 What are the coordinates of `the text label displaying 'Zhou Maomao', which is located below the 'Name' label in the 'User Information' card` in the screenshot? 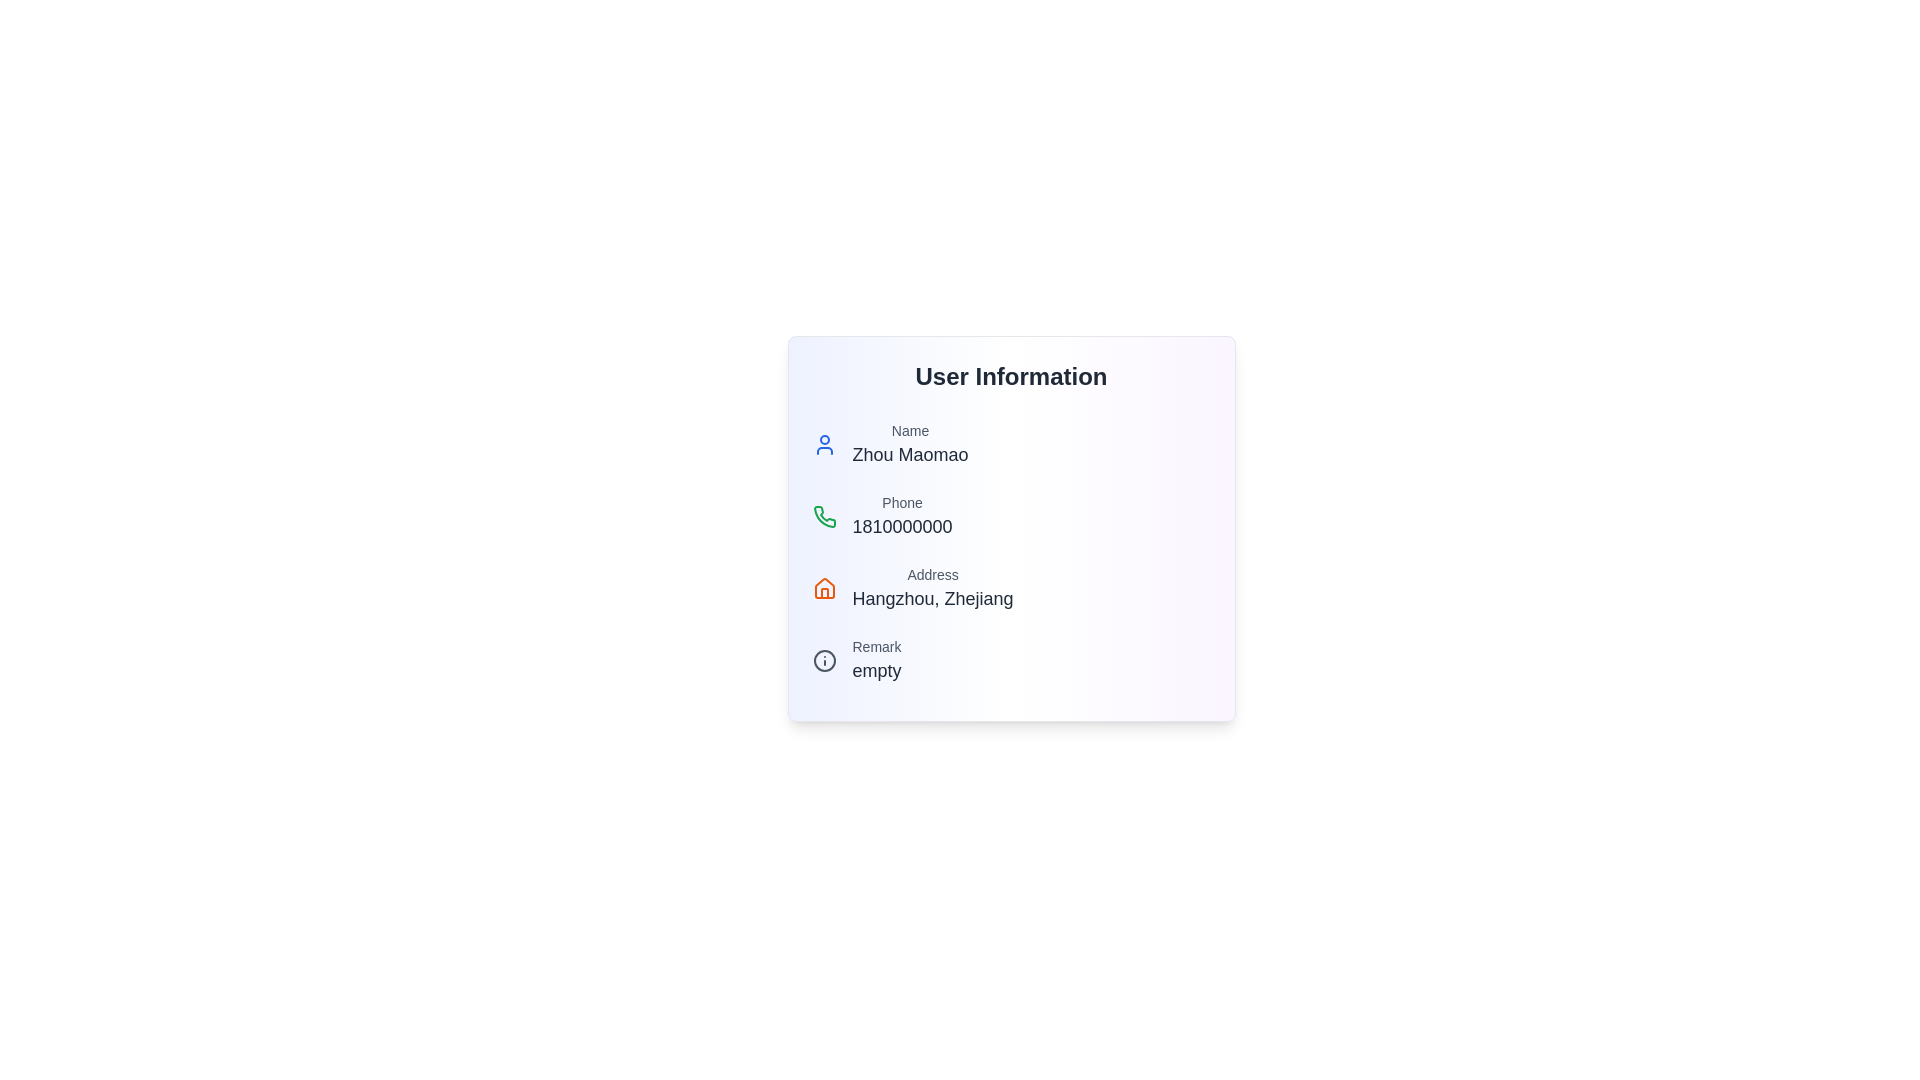 It's located at (909, 455).